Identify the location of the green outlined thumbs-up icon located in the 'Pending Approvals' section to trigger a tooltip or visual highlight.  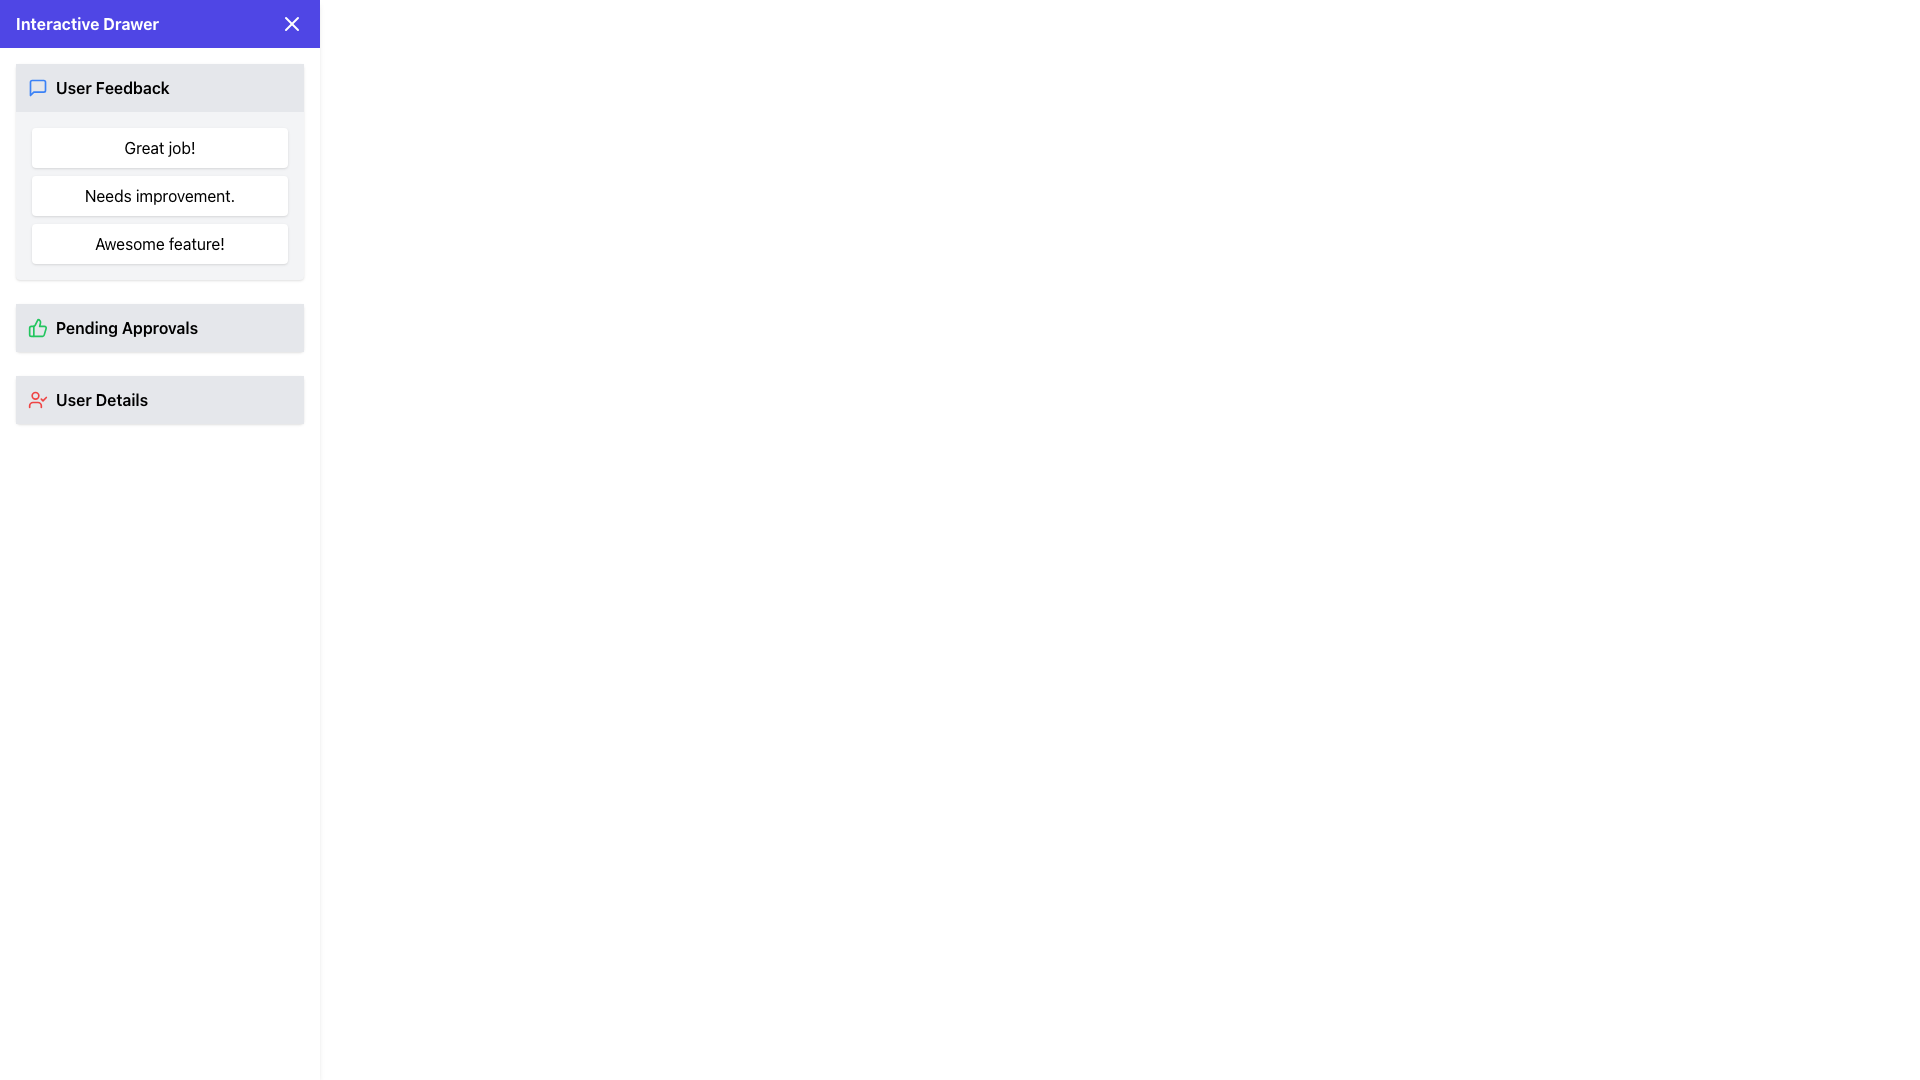
(38, 326).